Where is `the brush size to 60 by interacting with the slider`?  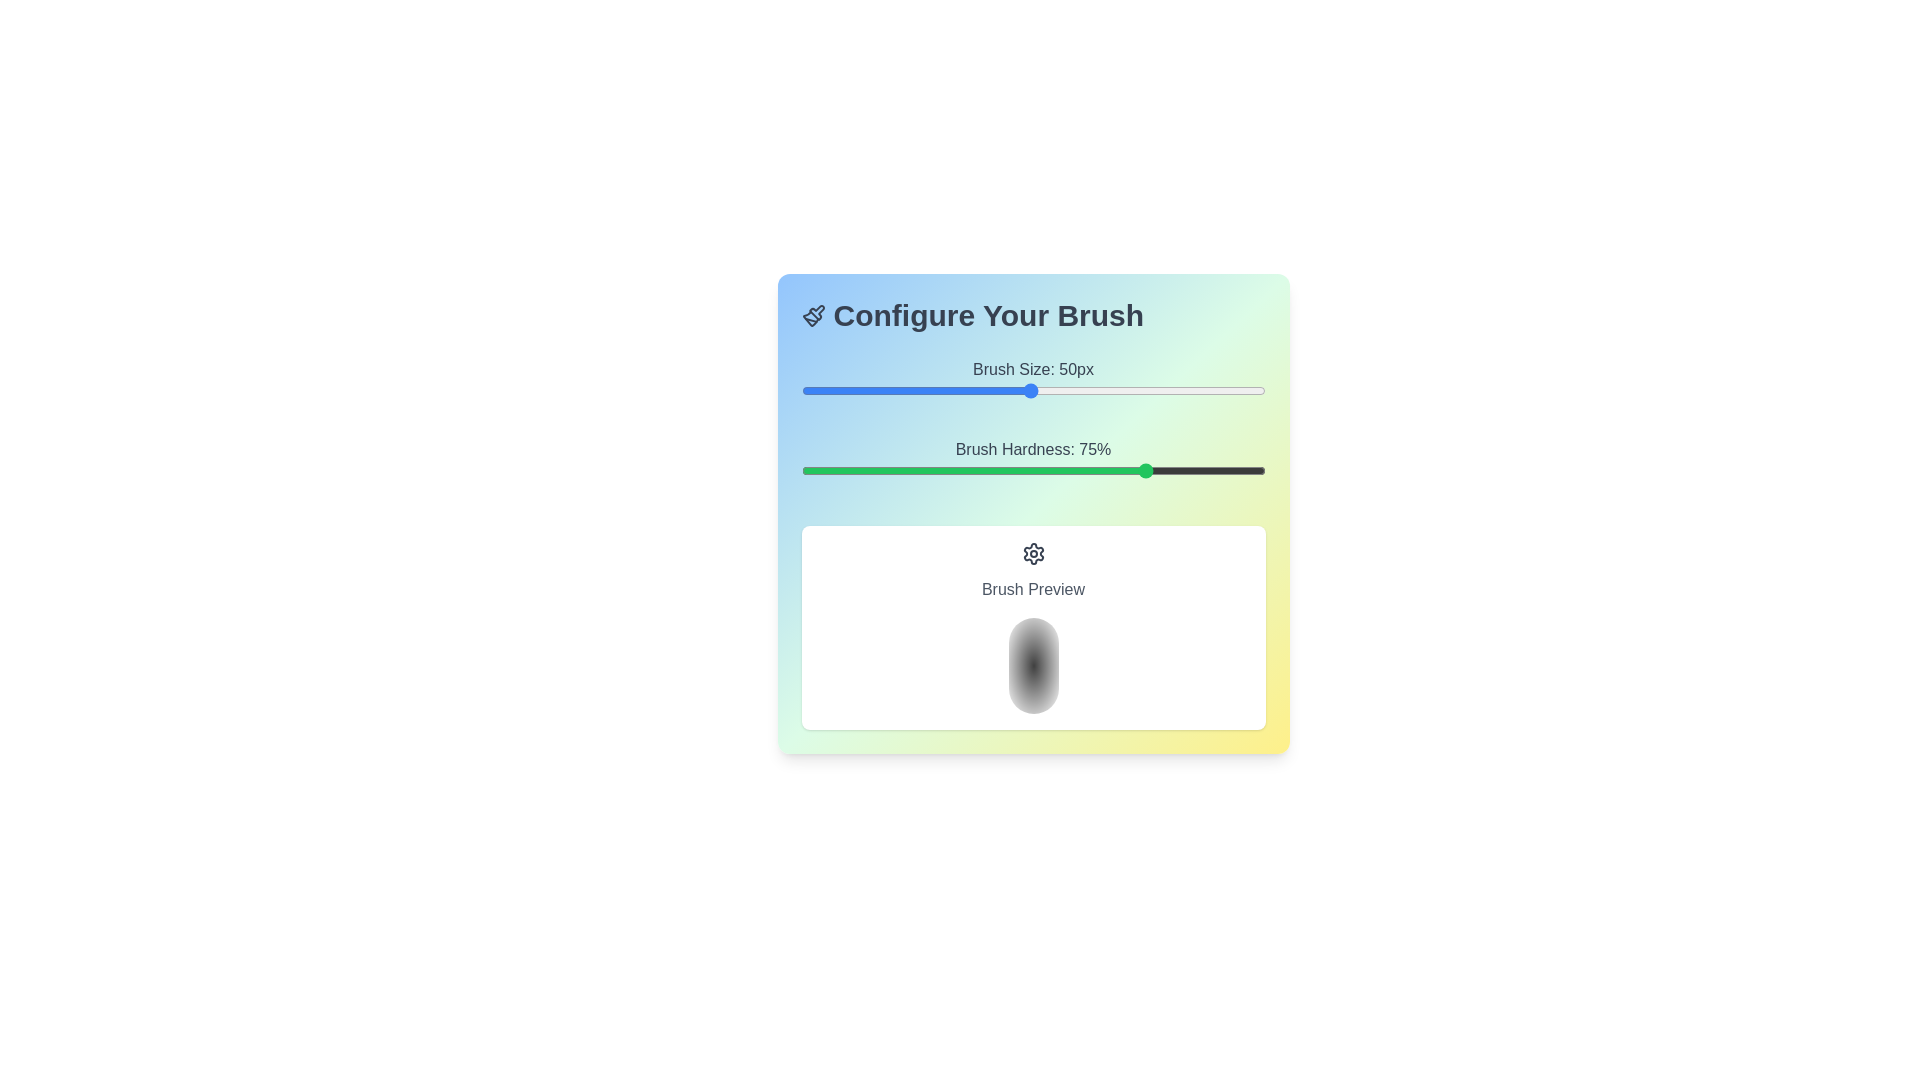 the brush size to 60 by interacting with the slider is located at coordinates (1077, 390).